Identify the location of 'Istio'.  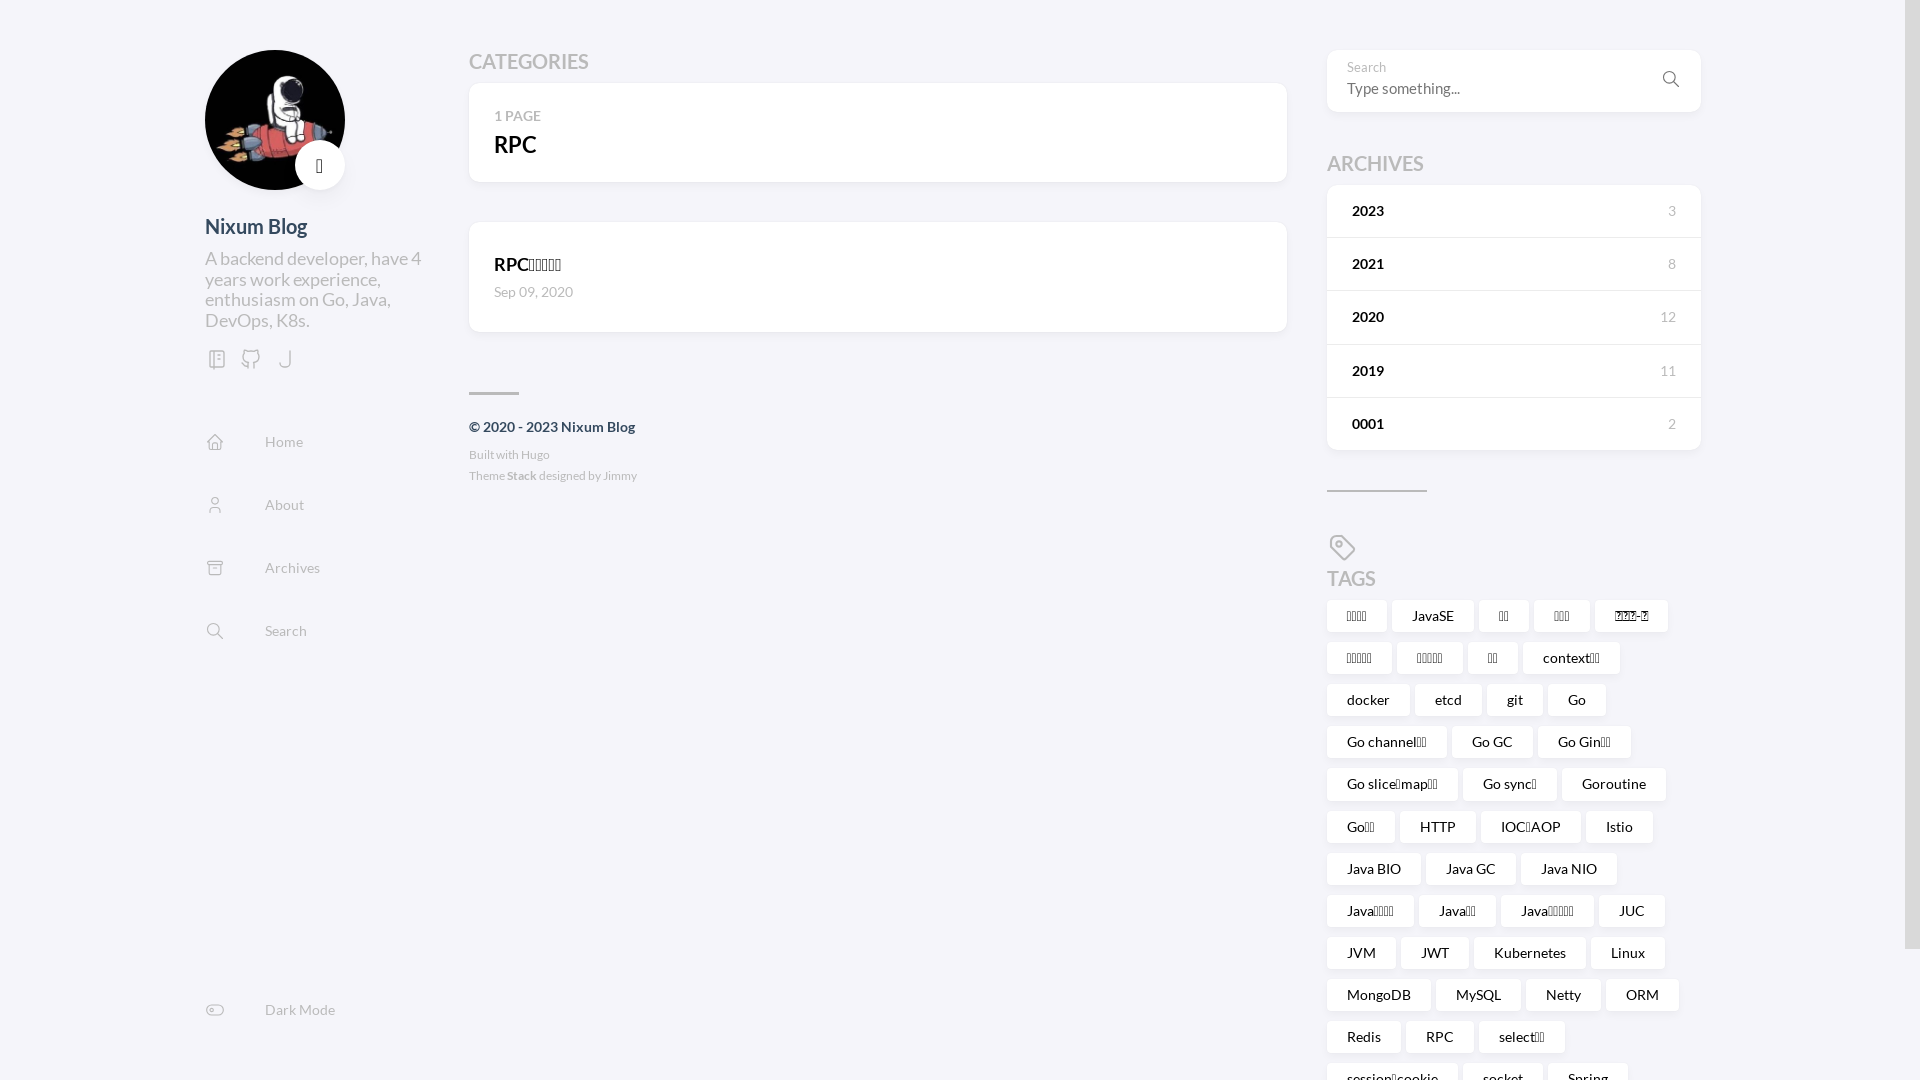
(1619, 826).